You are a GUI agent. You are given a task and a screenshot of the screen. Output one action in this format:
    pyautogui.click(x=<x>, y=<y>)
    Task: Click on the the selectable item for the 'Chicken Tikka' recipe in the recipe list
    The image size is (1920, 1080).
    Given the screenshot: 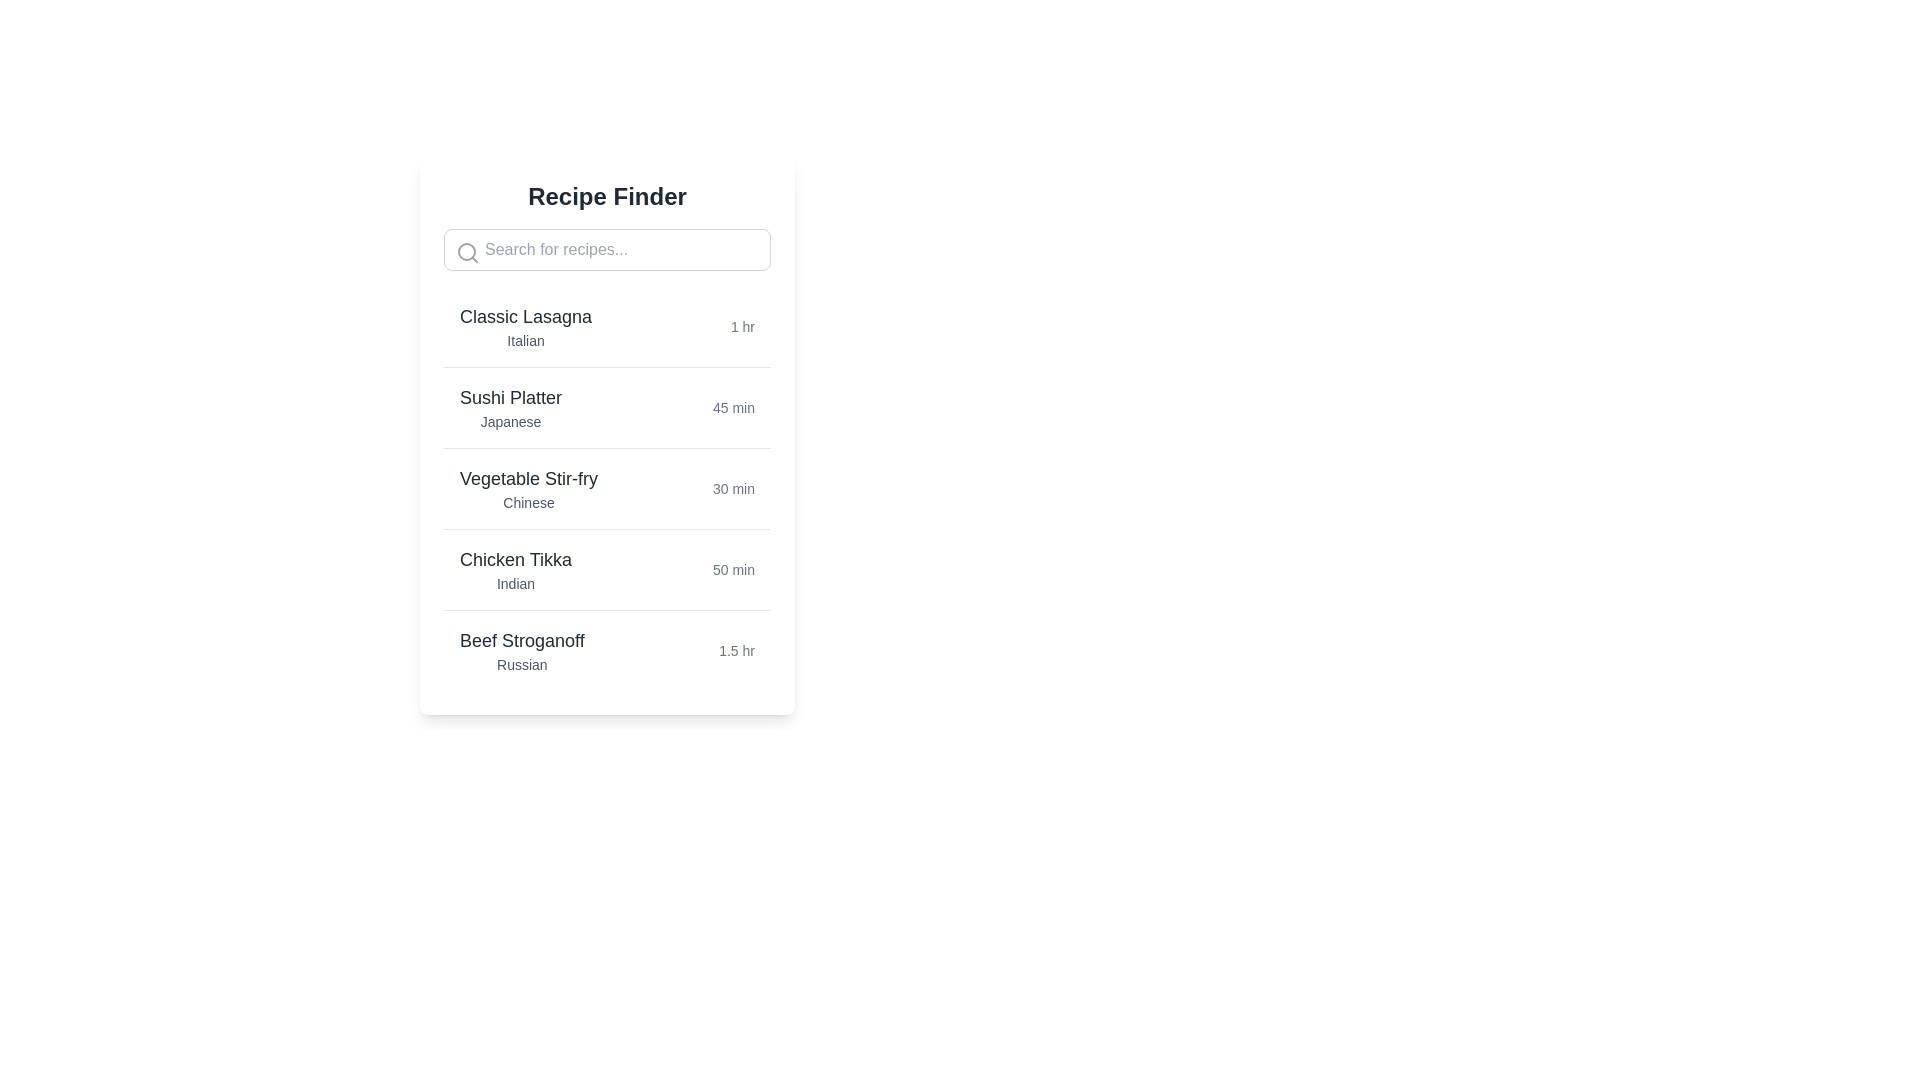 What is the action you would take?
    pyautogui.click(x=606, y=569)
    